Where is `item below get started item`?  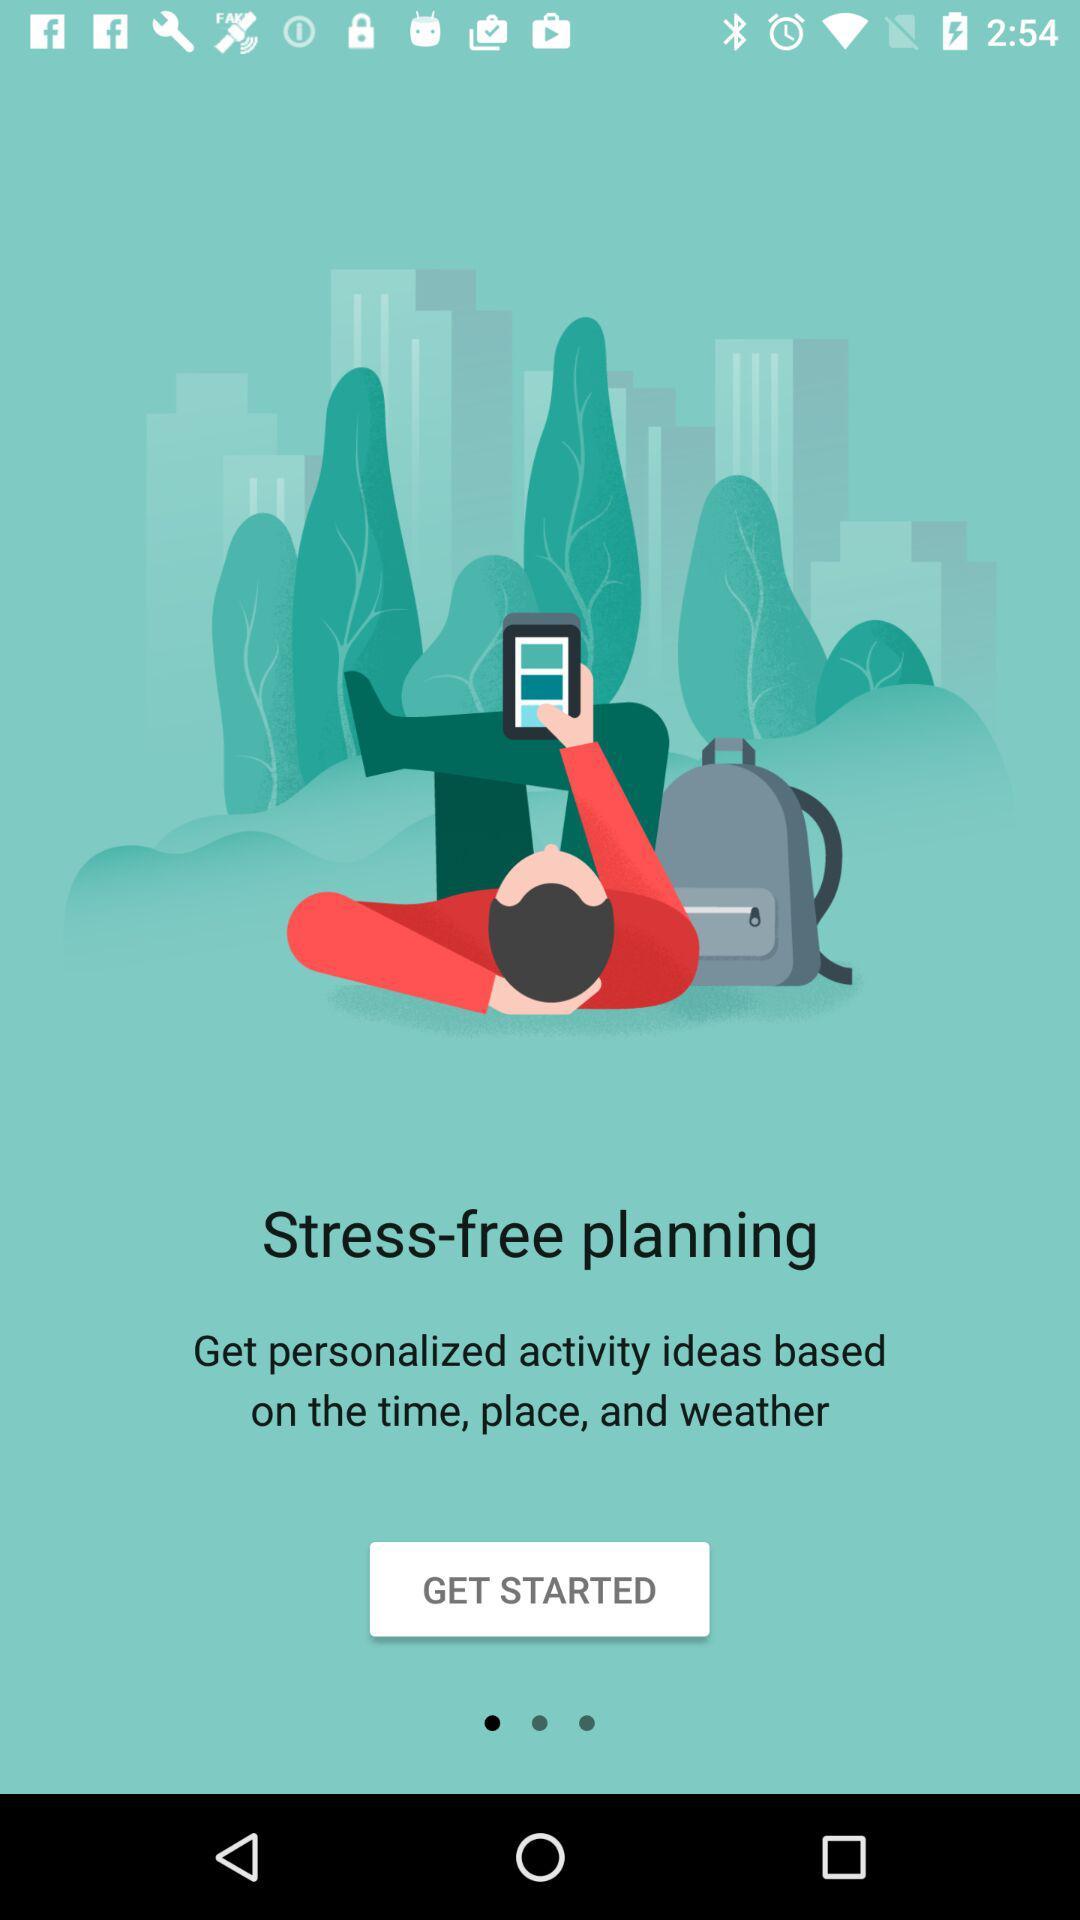
item below get started item is located at coordinates (538, 1722).